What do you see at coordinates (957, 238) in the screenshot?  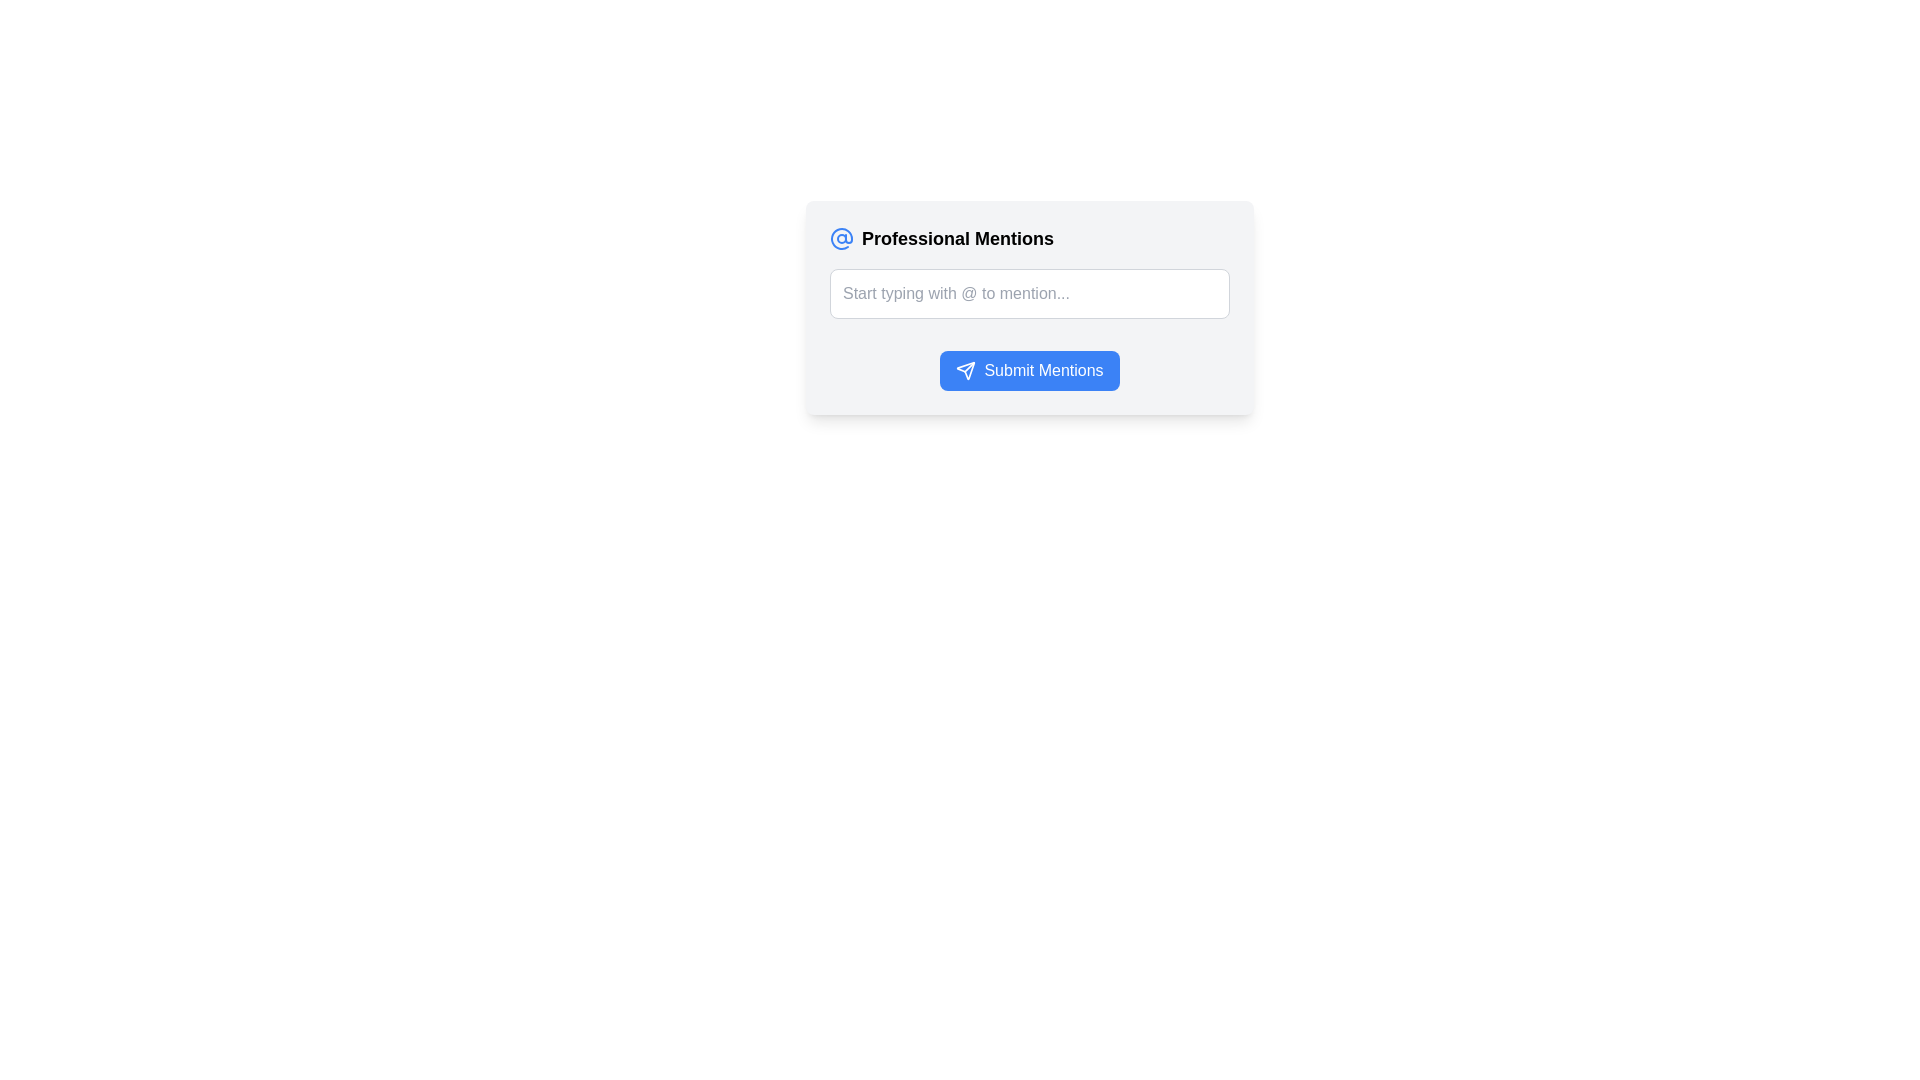 I see `the text heading located in the upper-left section of the focus interface card, which is to the right of a blue at-sign icon and above a text input box and a submission button` at bounding box center [957, 238].